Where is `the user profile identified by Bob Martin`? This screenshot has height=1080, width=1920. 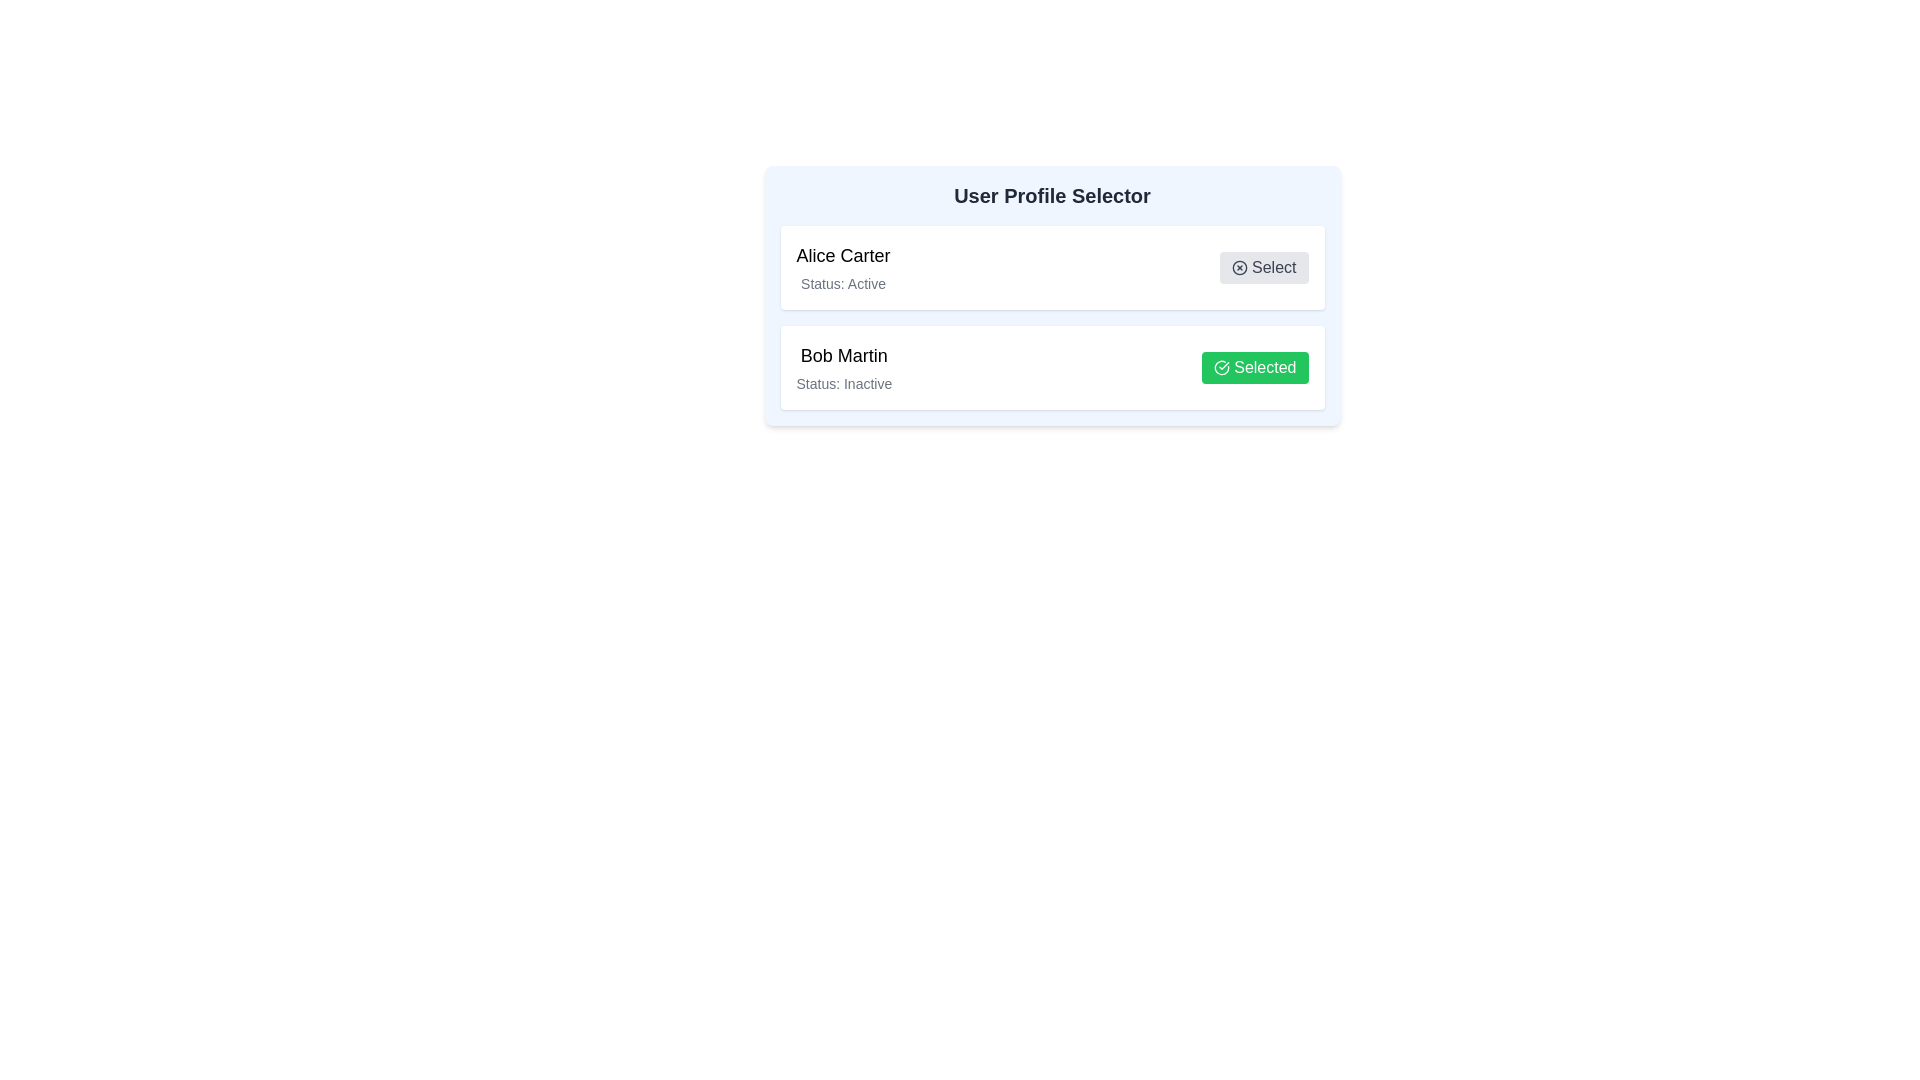
the user profile identified by Bob Martin is located at coordinates (1254, 367).